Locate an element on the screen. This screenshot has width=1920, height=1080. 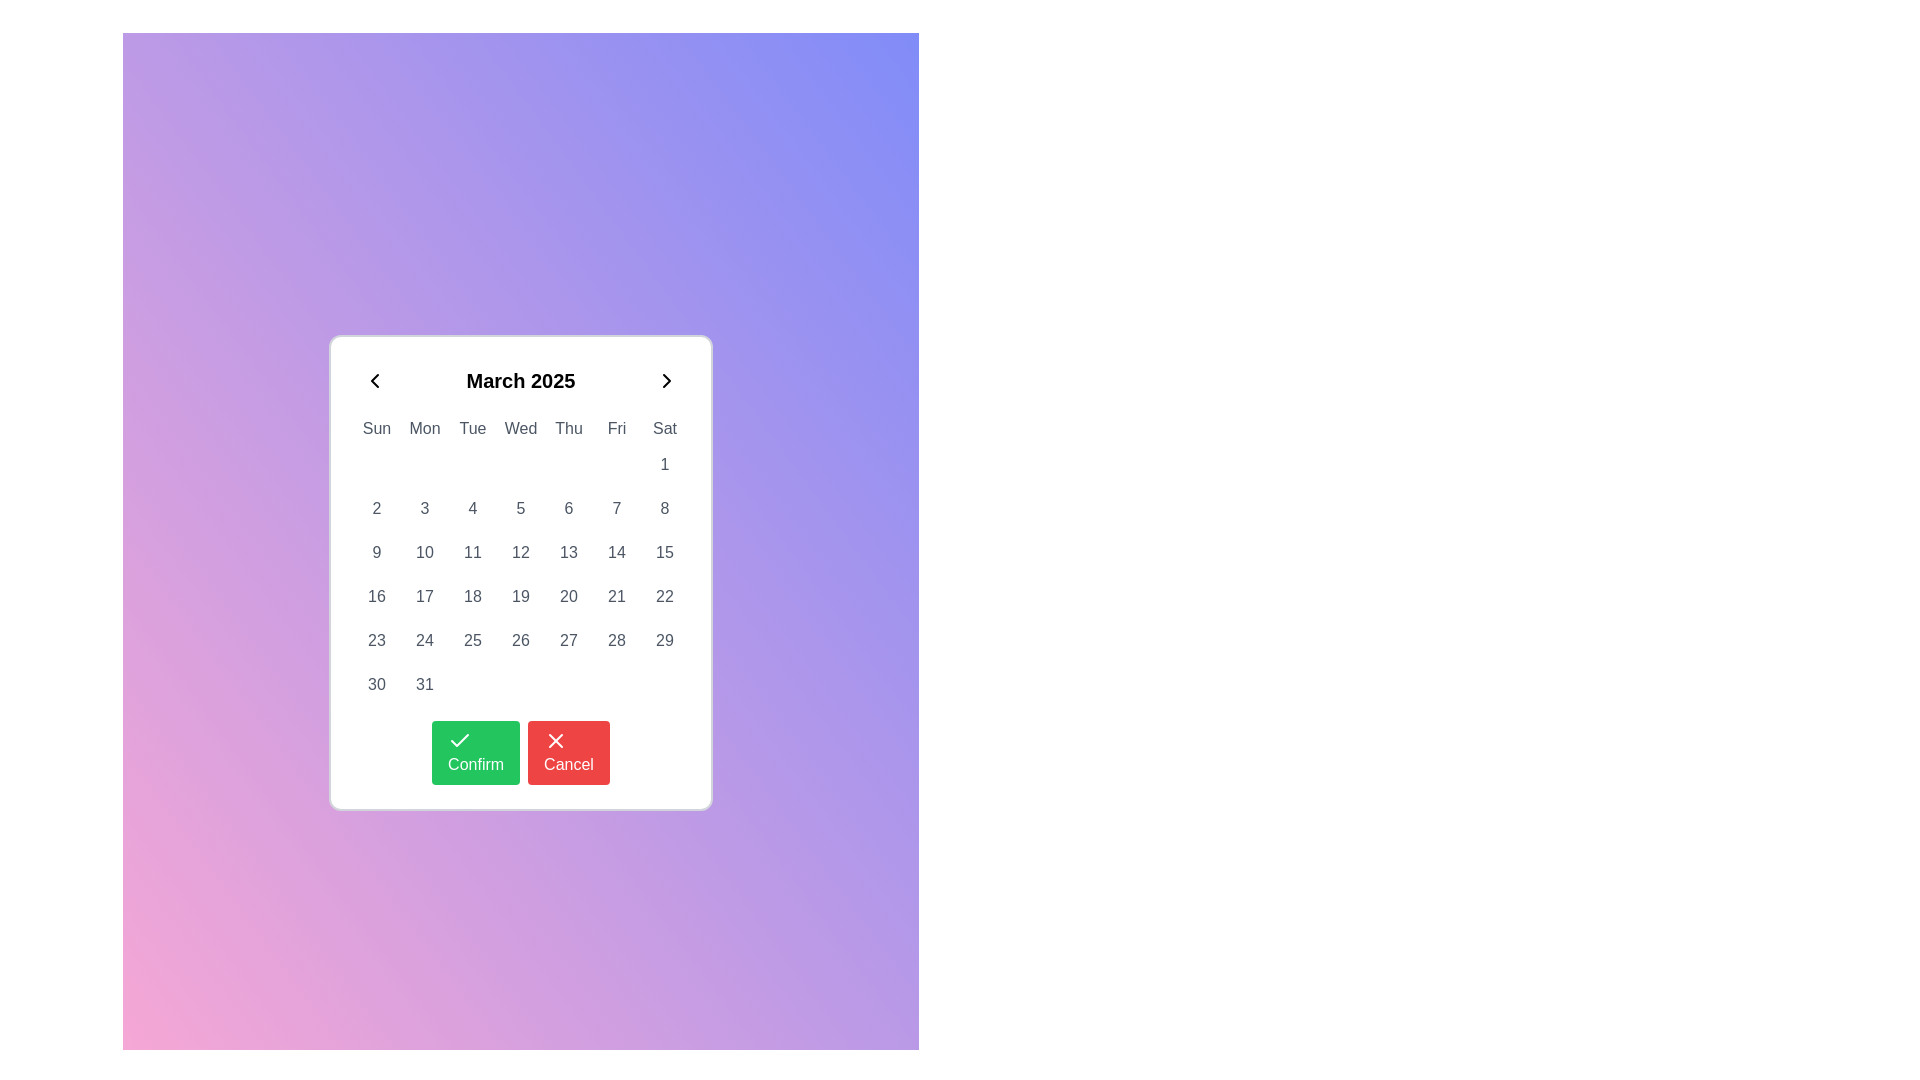
the rounded square button displaying the number '12' in the calendar grid located under 'Wed' to change its background color is located at coordinates (521, 552).